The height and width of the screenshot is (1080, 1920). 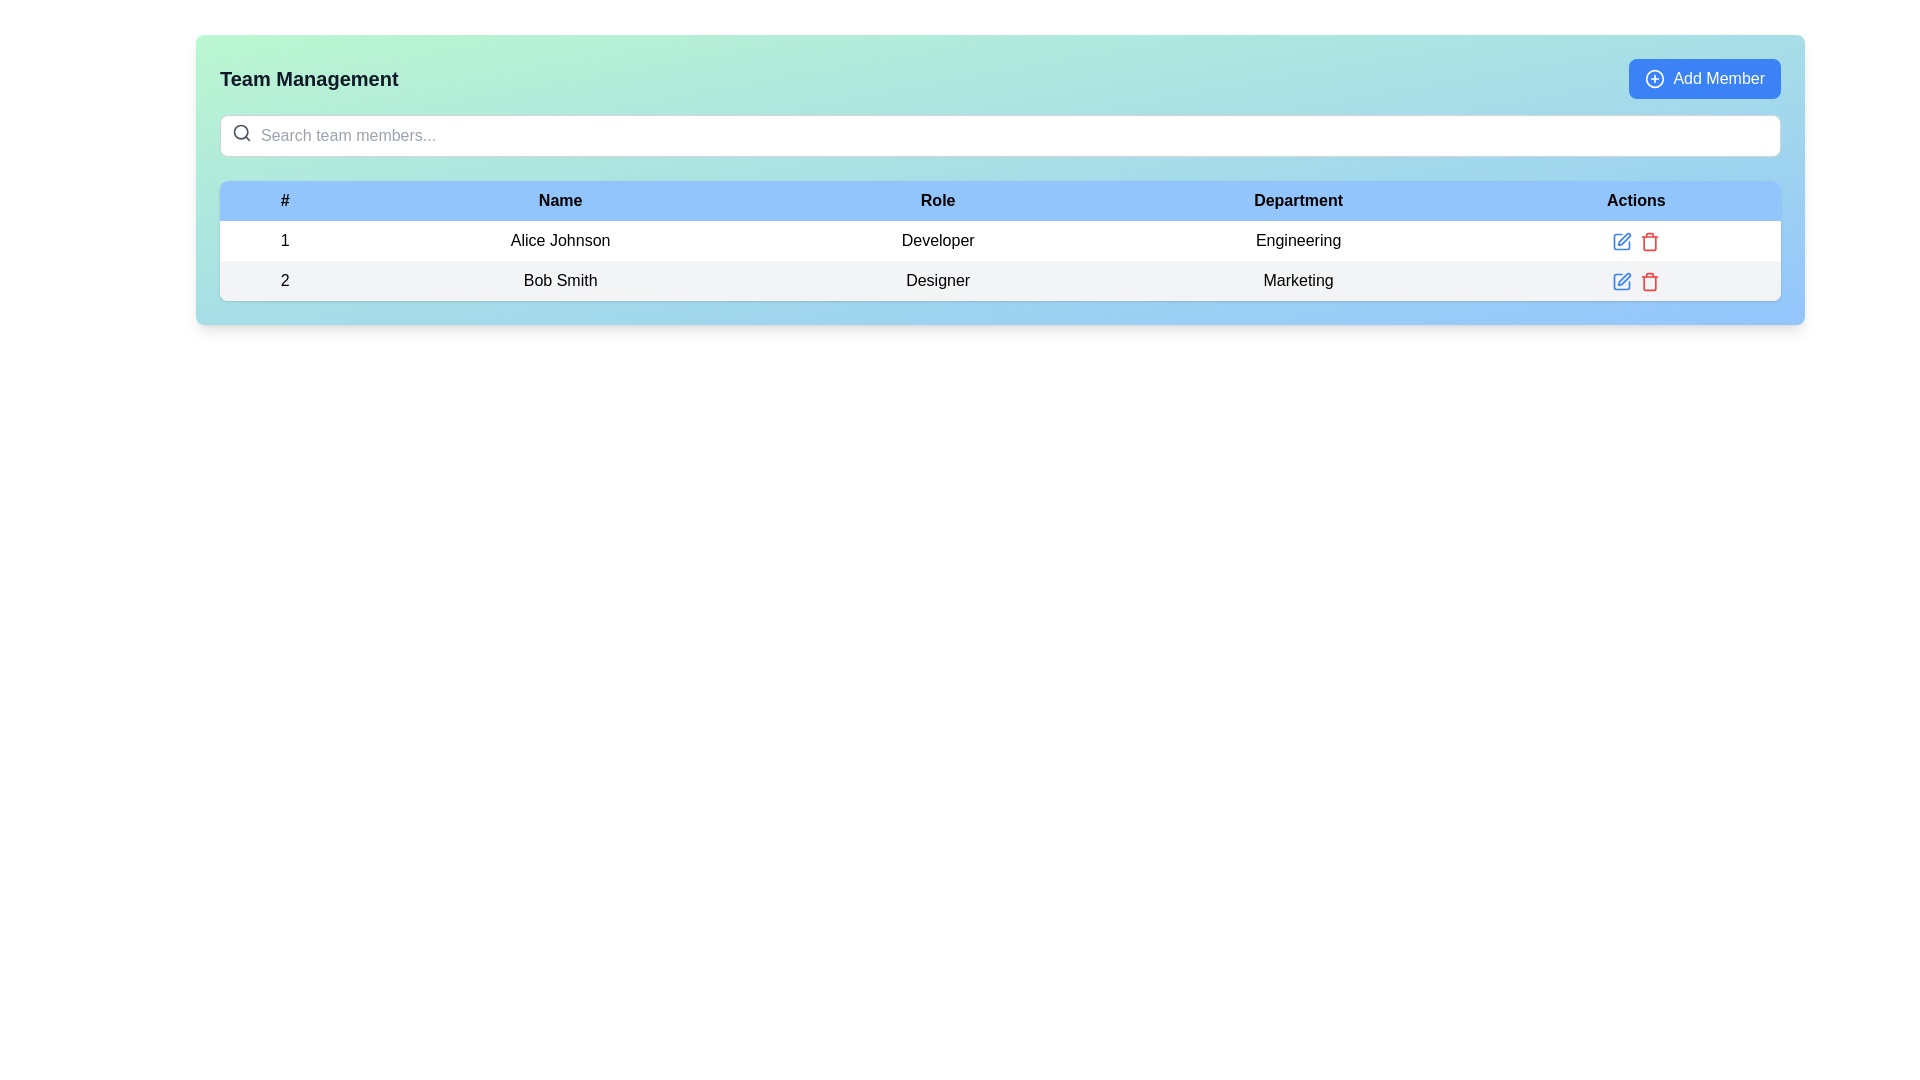 What do you see at coordinates (1000, 260) in the screenshot?
I see `the second row` at bounding box center [1000, 260].